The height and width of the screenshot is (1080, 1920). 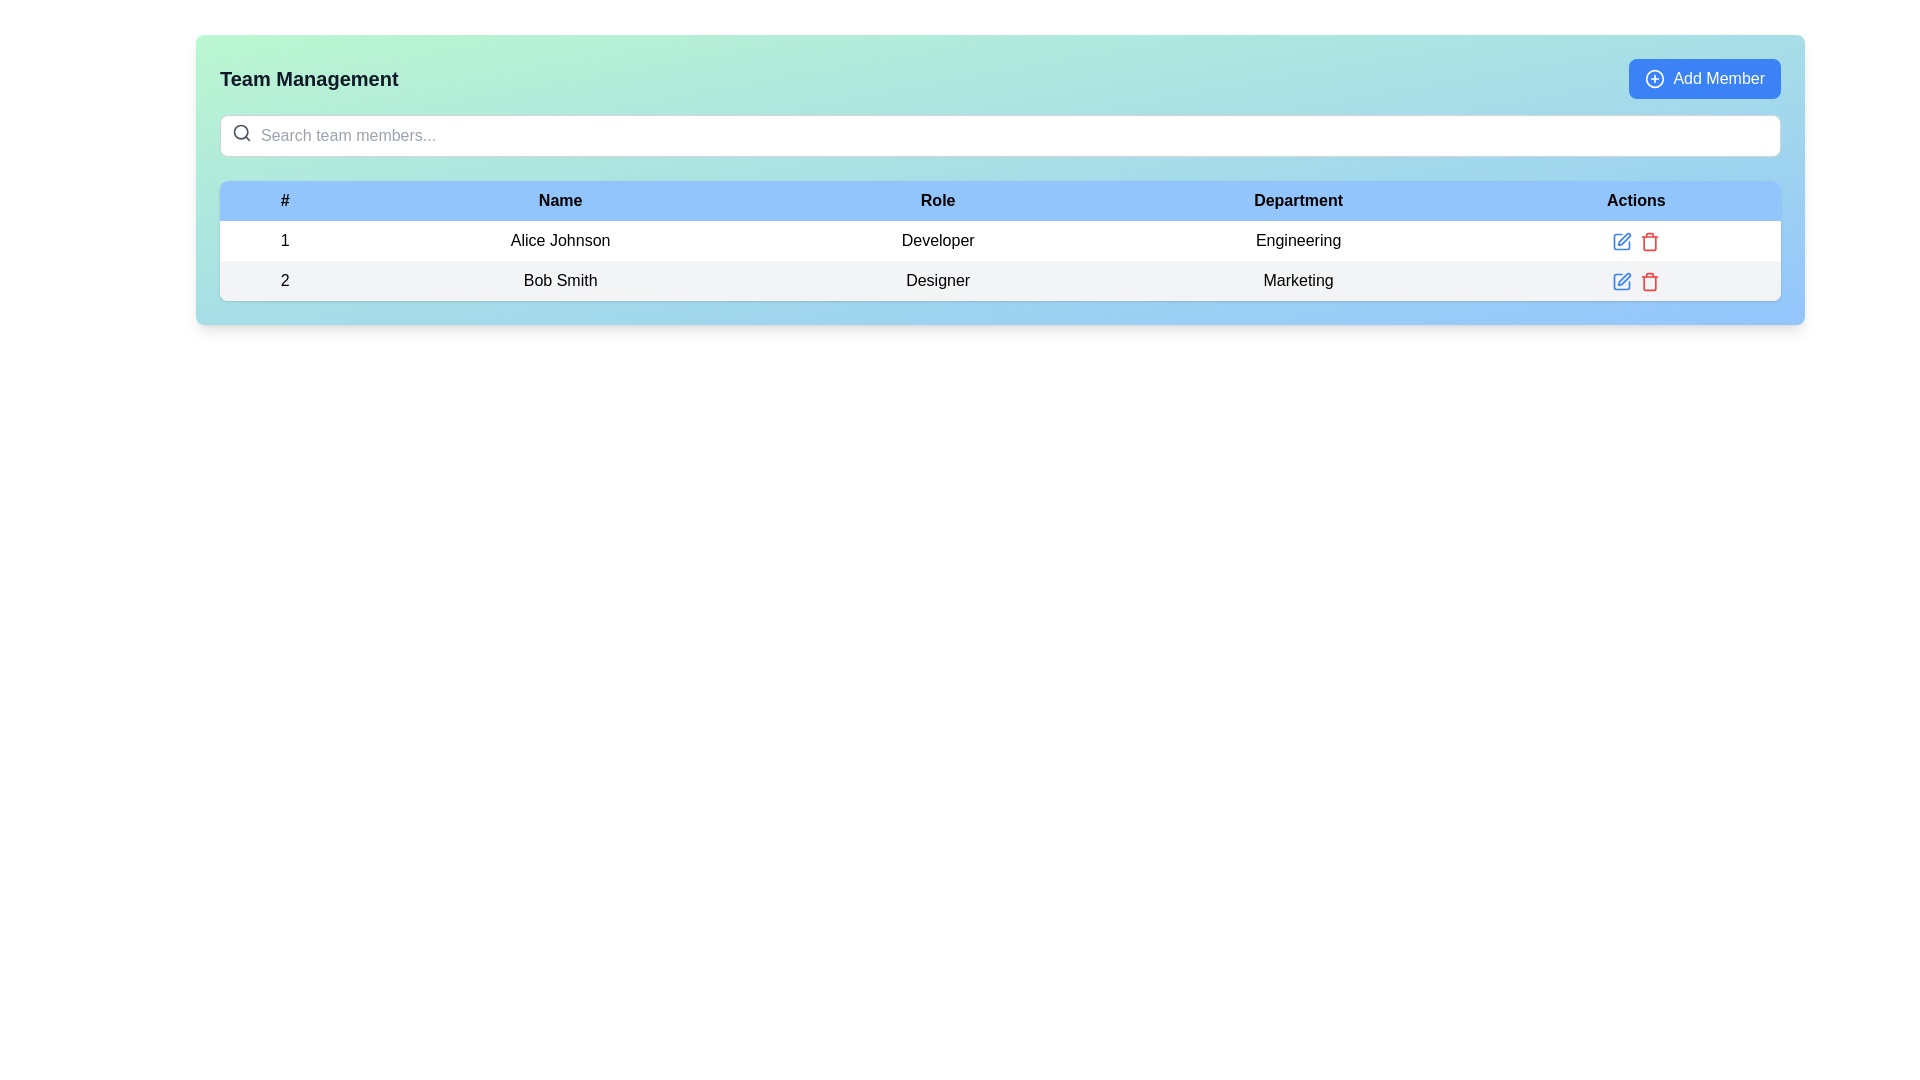 What do you see at coordinates (1000, 260) in the screenshot?
I see `the second row` at bounding box center [1000, 260].